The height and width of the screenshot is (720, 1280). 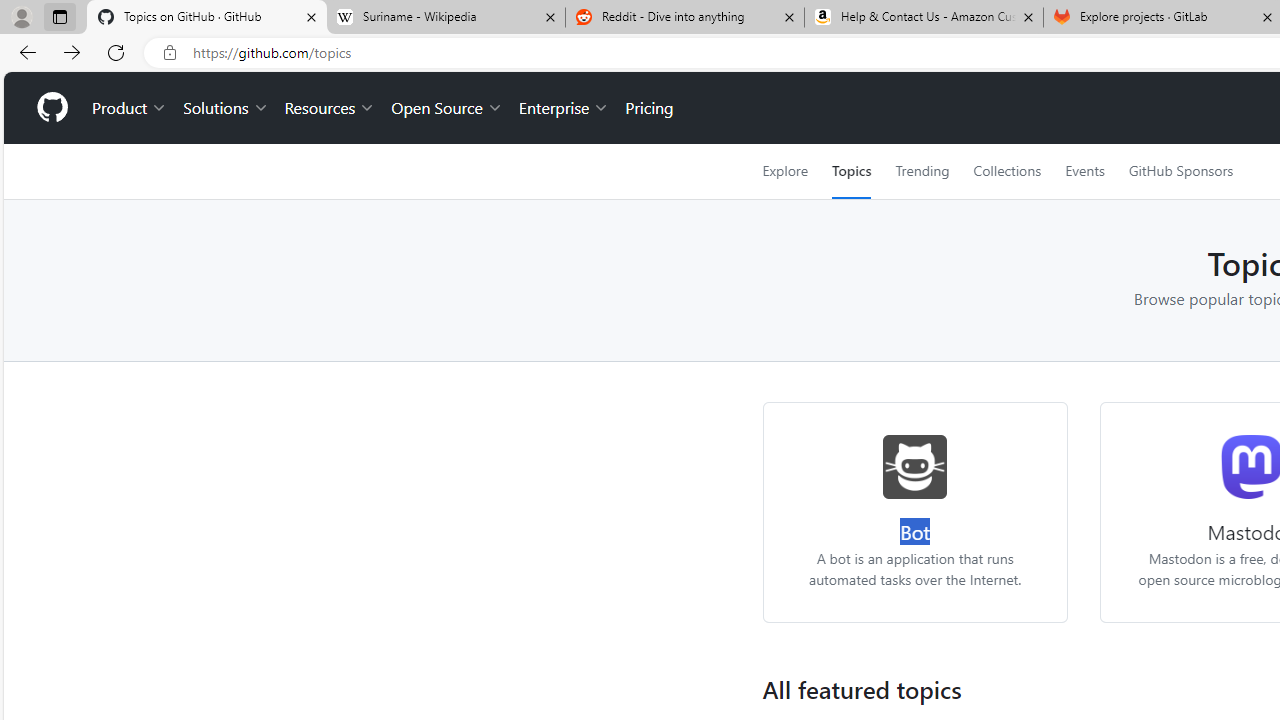 What do you see at coordinates (851, 170) in the screenshot?
I see `'Topics'` at bounding box center [851, 170].